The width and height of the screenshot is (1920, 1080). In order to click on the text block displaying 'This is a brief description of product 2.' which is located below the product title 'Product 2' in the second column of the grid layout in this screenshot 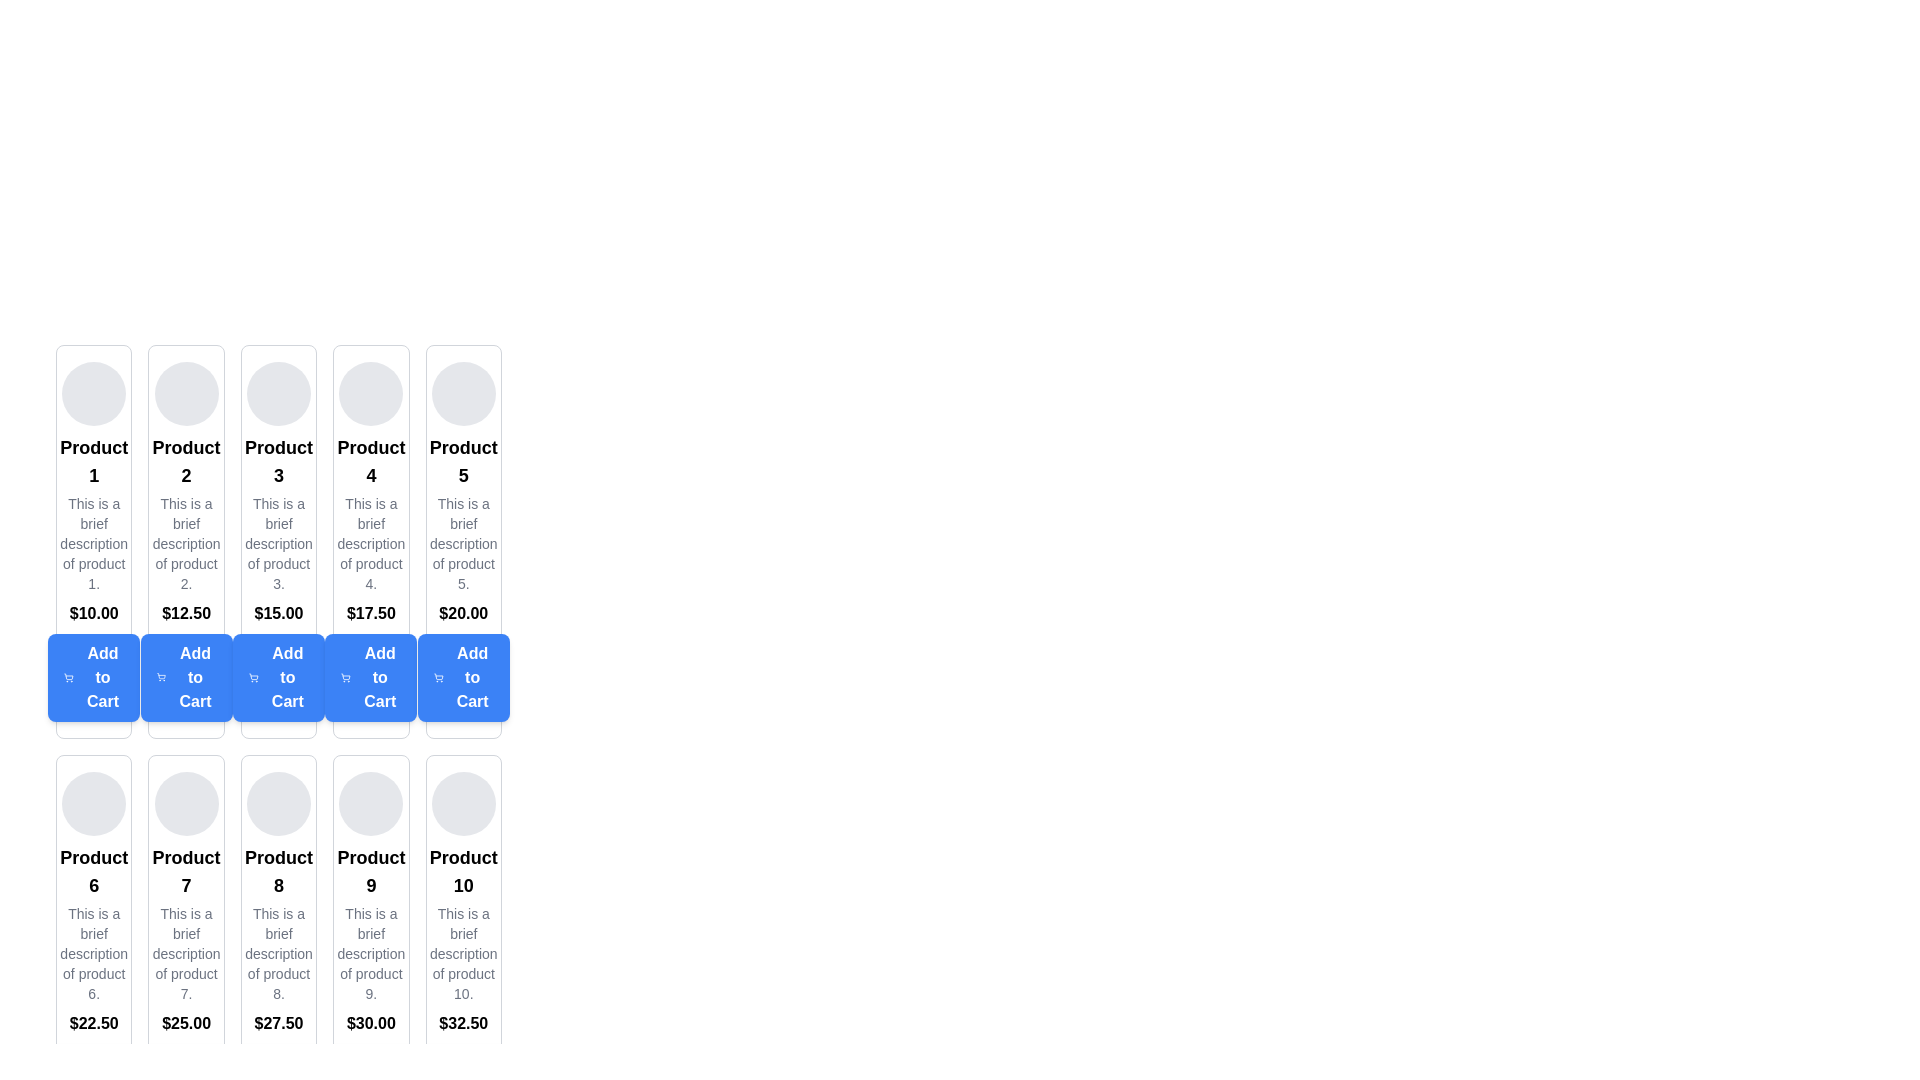, I will do `click(186, 543)`.